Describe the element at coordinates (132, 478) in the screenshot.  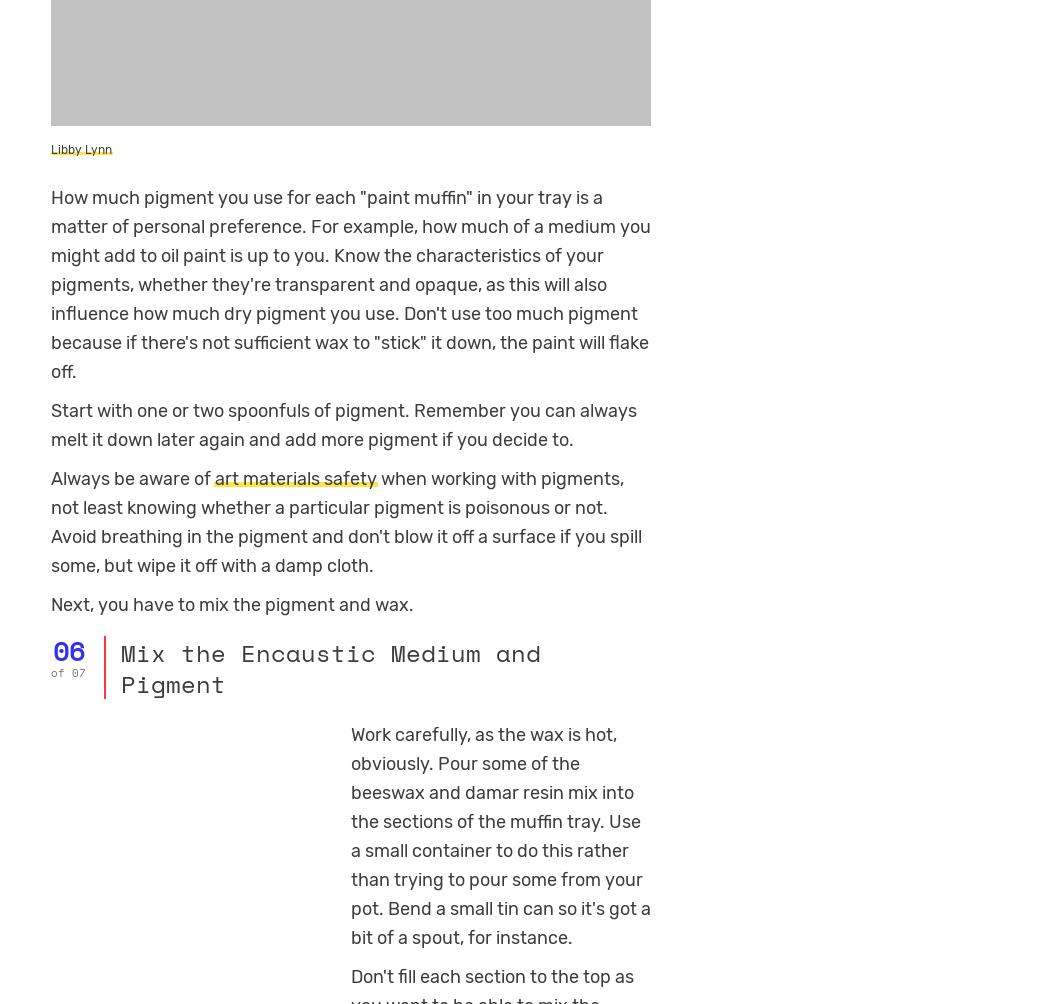
I see `'Always be aware of'` at that location.